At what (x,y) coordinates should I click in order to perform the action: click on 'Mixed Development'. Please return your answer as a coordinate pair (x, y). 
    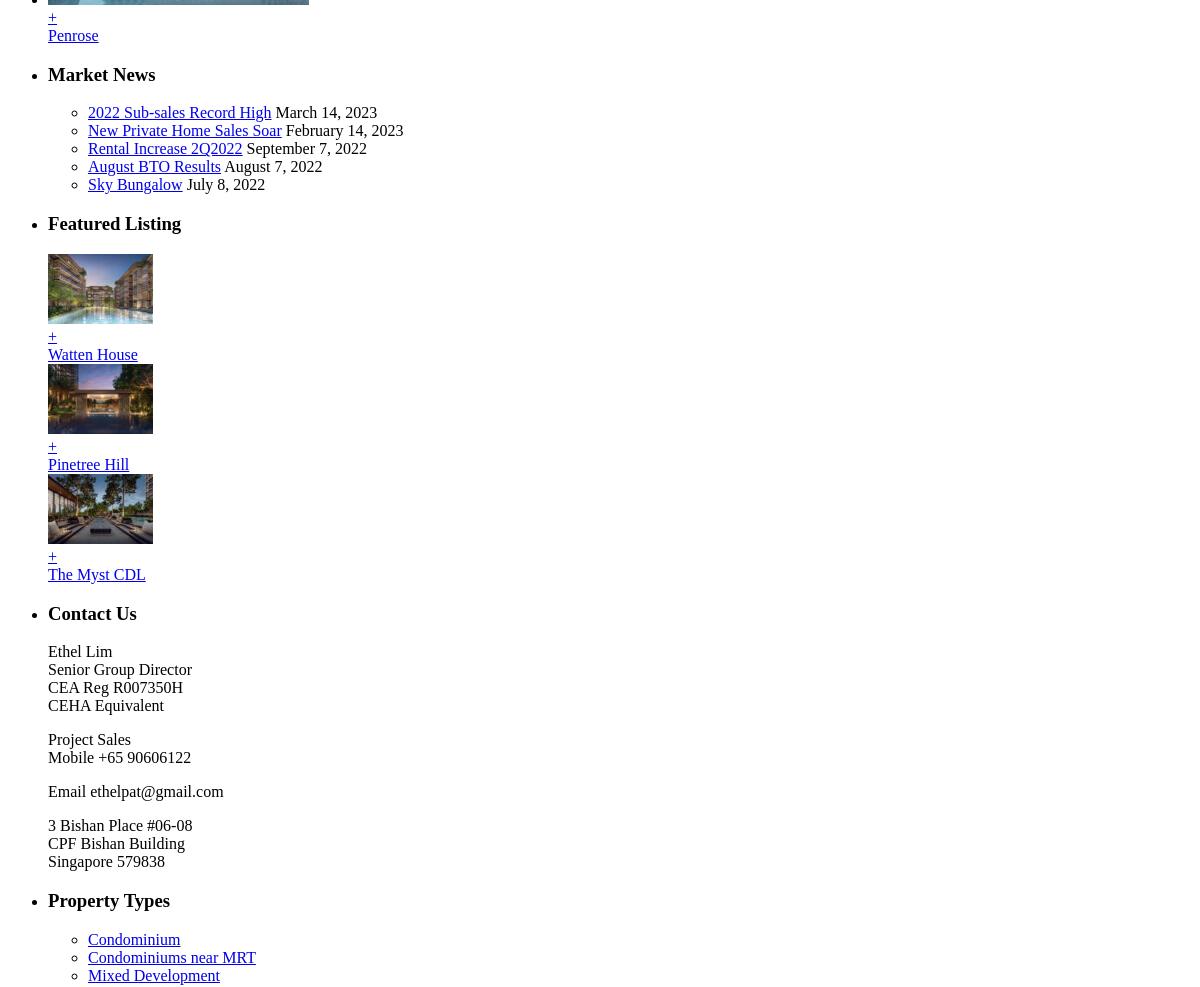
    Looking at the image, I should click on (152, 974).